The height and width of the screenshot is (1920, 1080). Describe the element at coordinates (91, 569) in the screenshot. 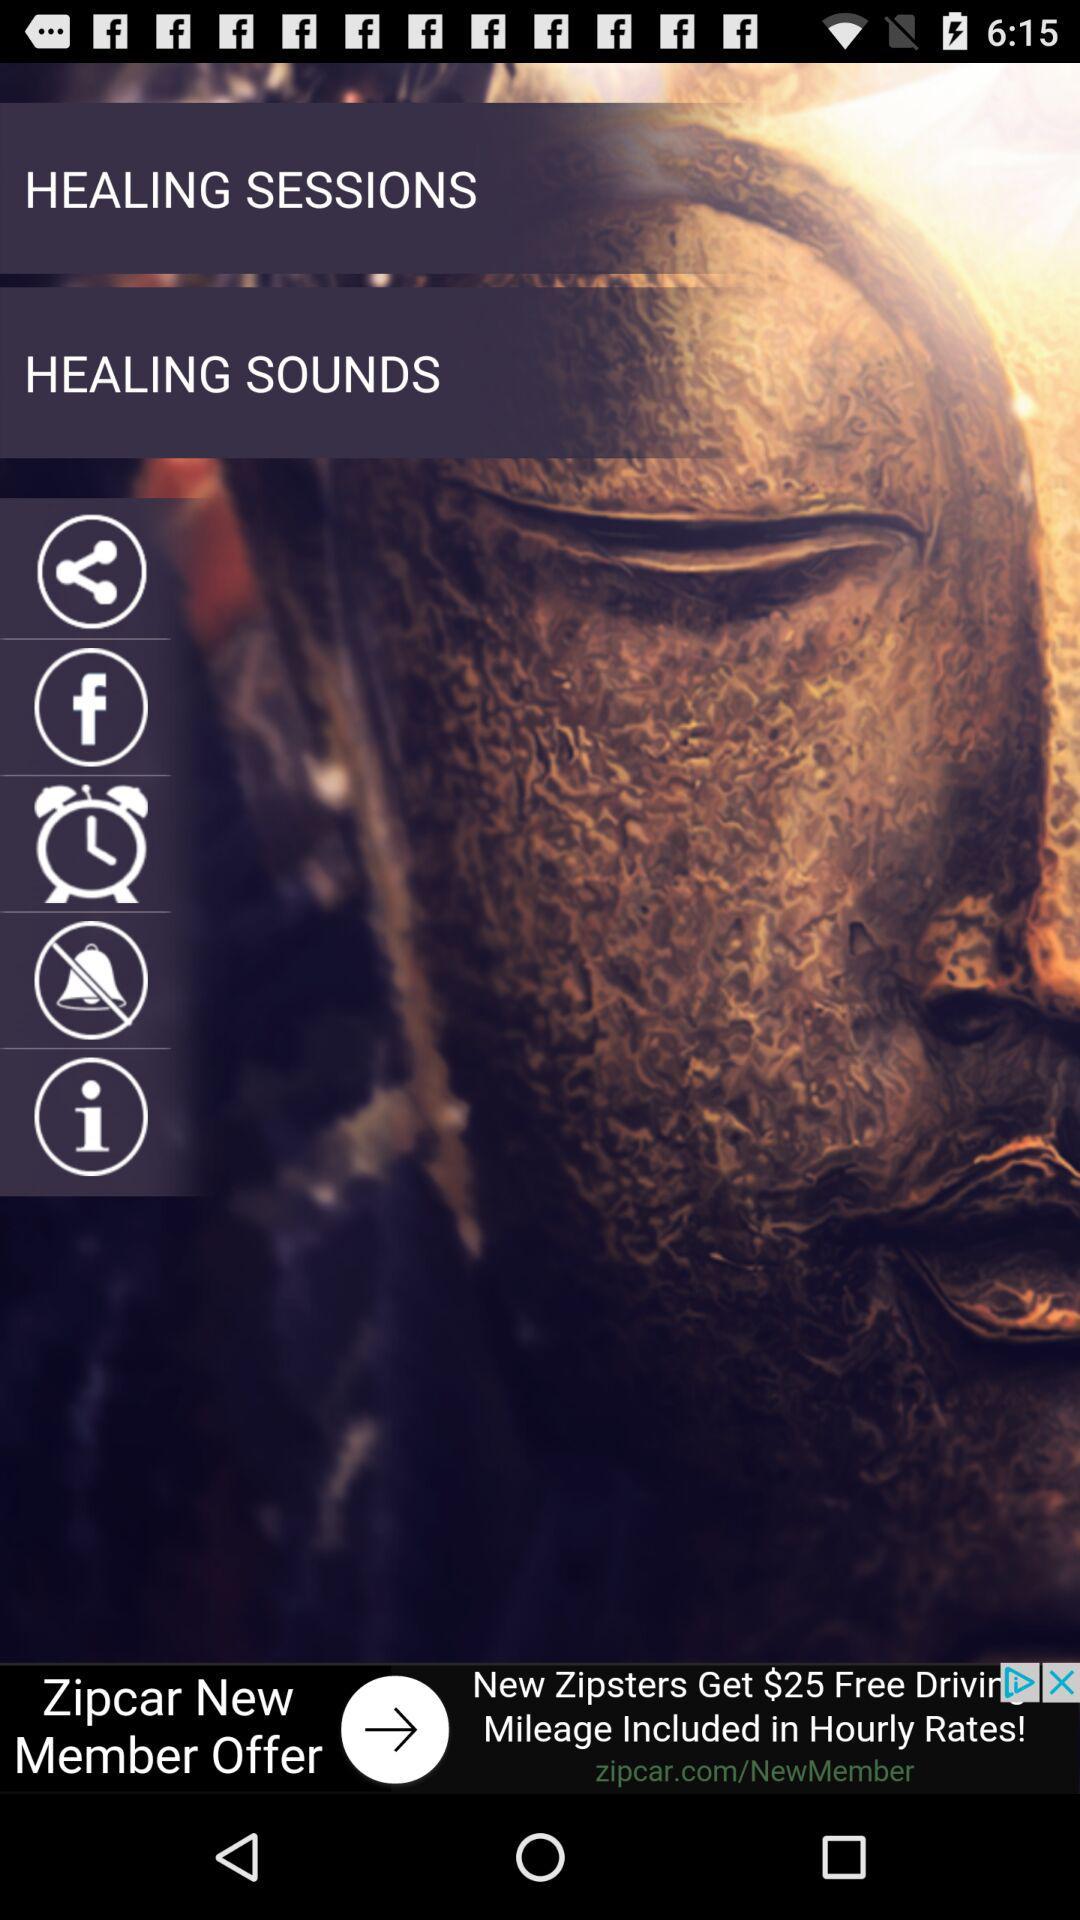

I see `share with others` at that location.